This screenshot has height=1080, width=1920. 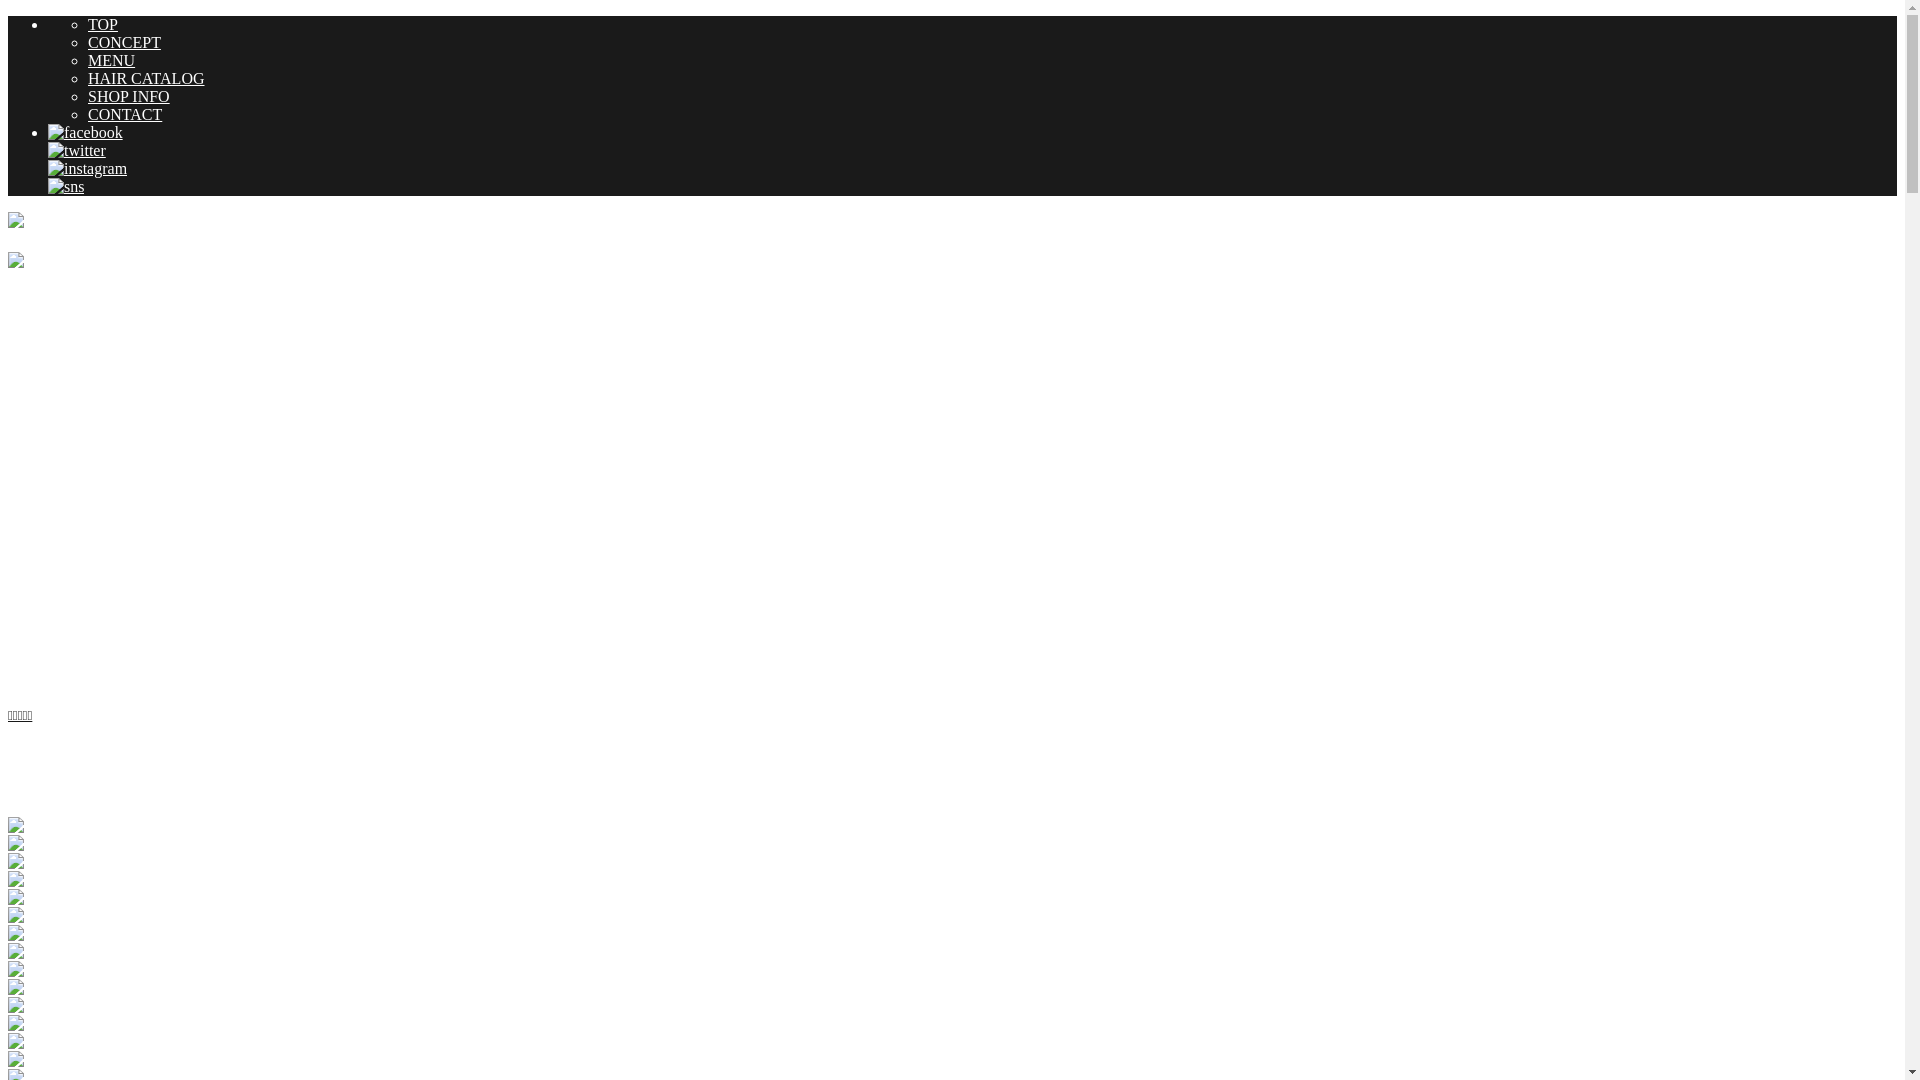 I want to click on 'LINE', so click(x=66, y=186).